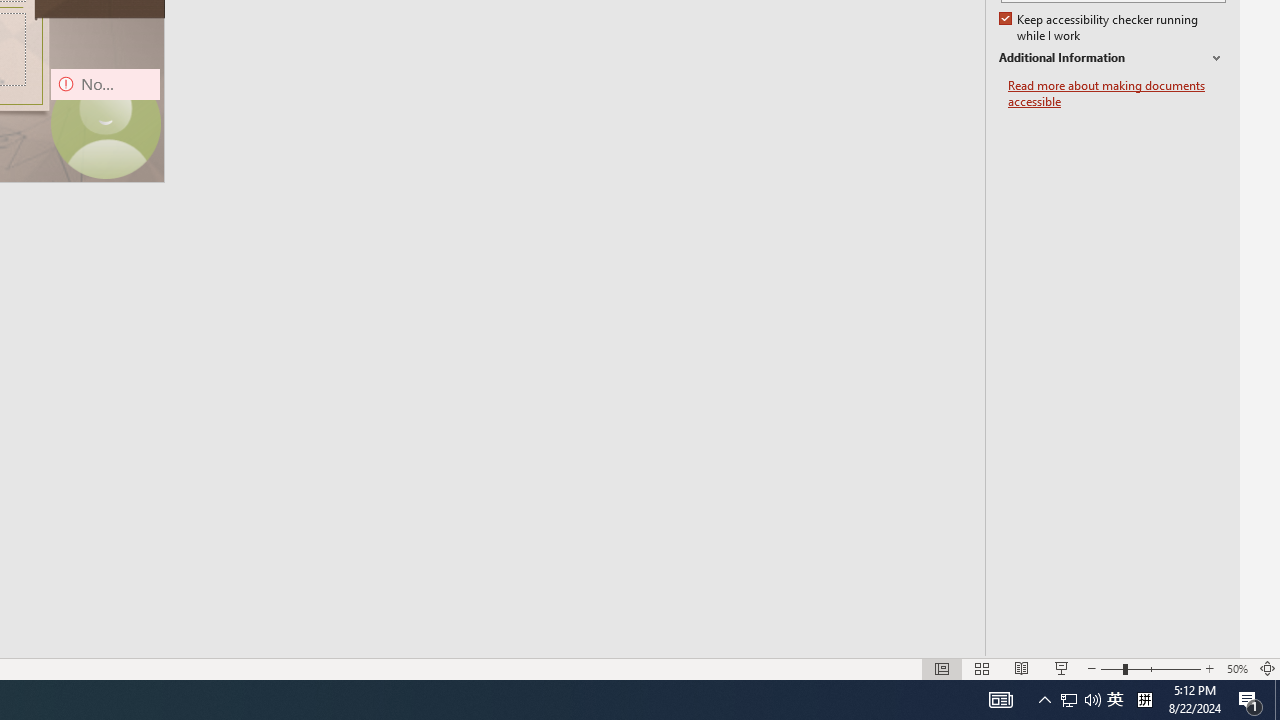  What do you see at coordinates (1111, 57) in the screenshot?
I see `'Additional Information'` at bounding box center [1111, 57].